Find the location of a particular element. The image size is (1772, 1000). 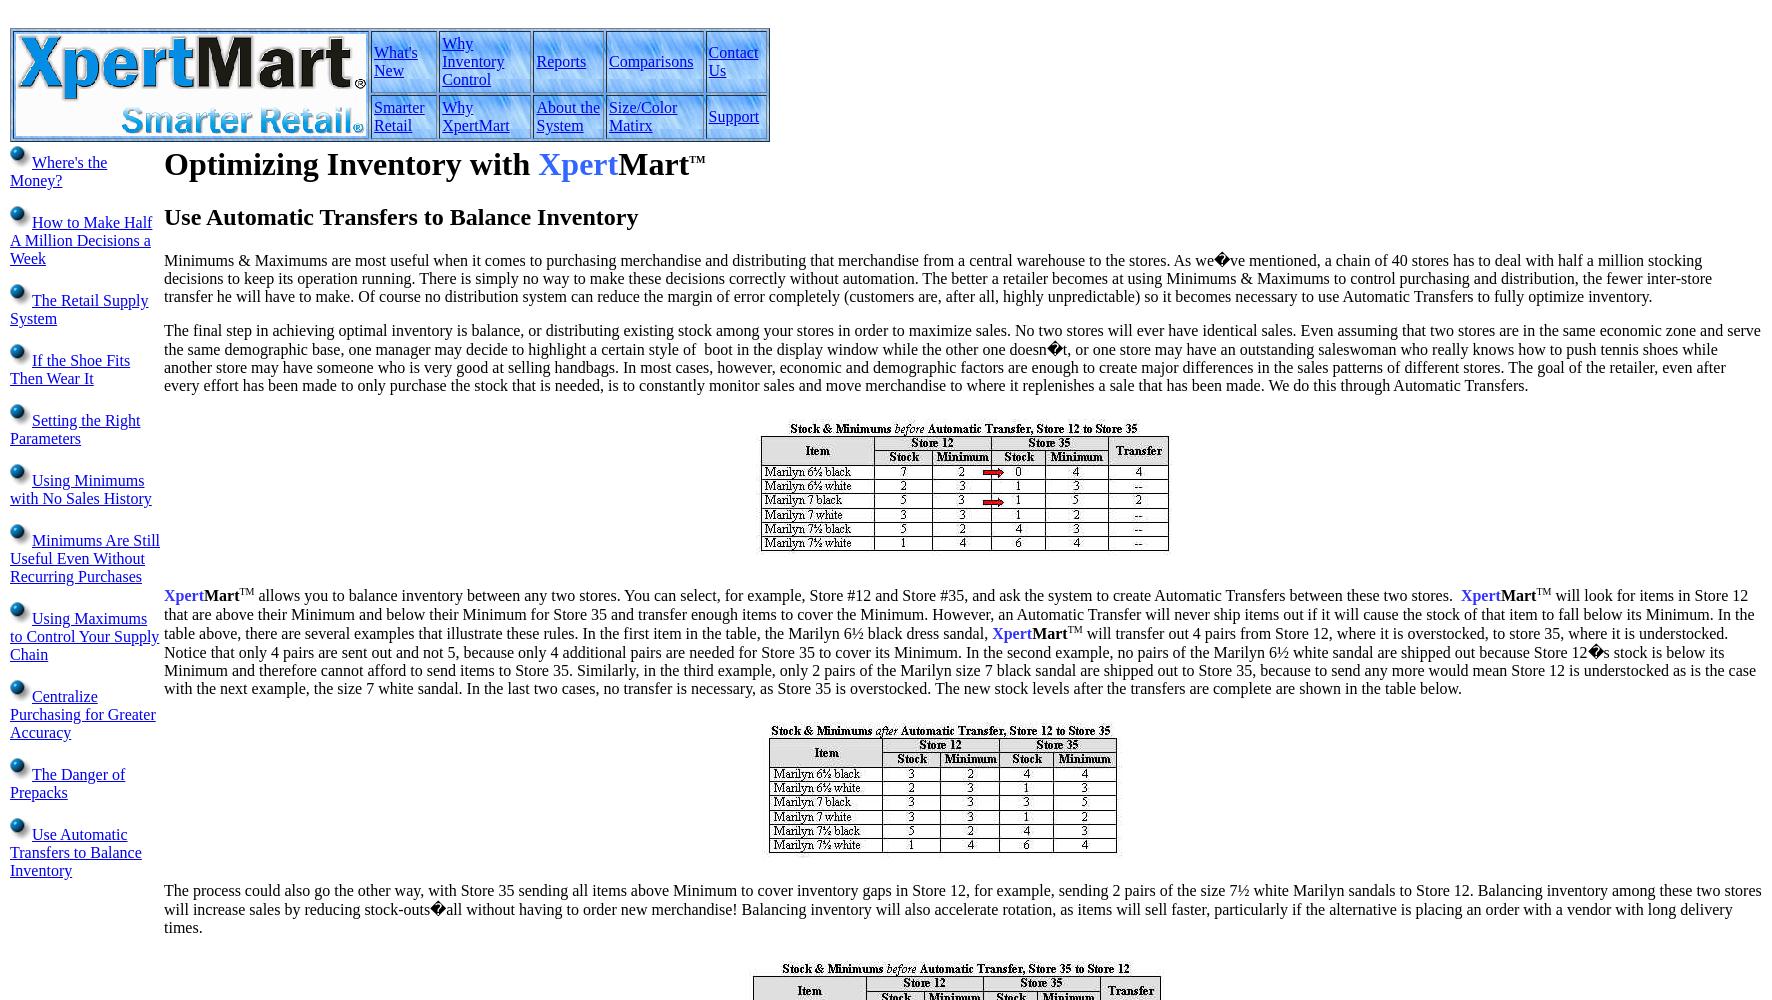

'If
the Shoe Fits Then Wear It' is located at coordinates (68, 368).